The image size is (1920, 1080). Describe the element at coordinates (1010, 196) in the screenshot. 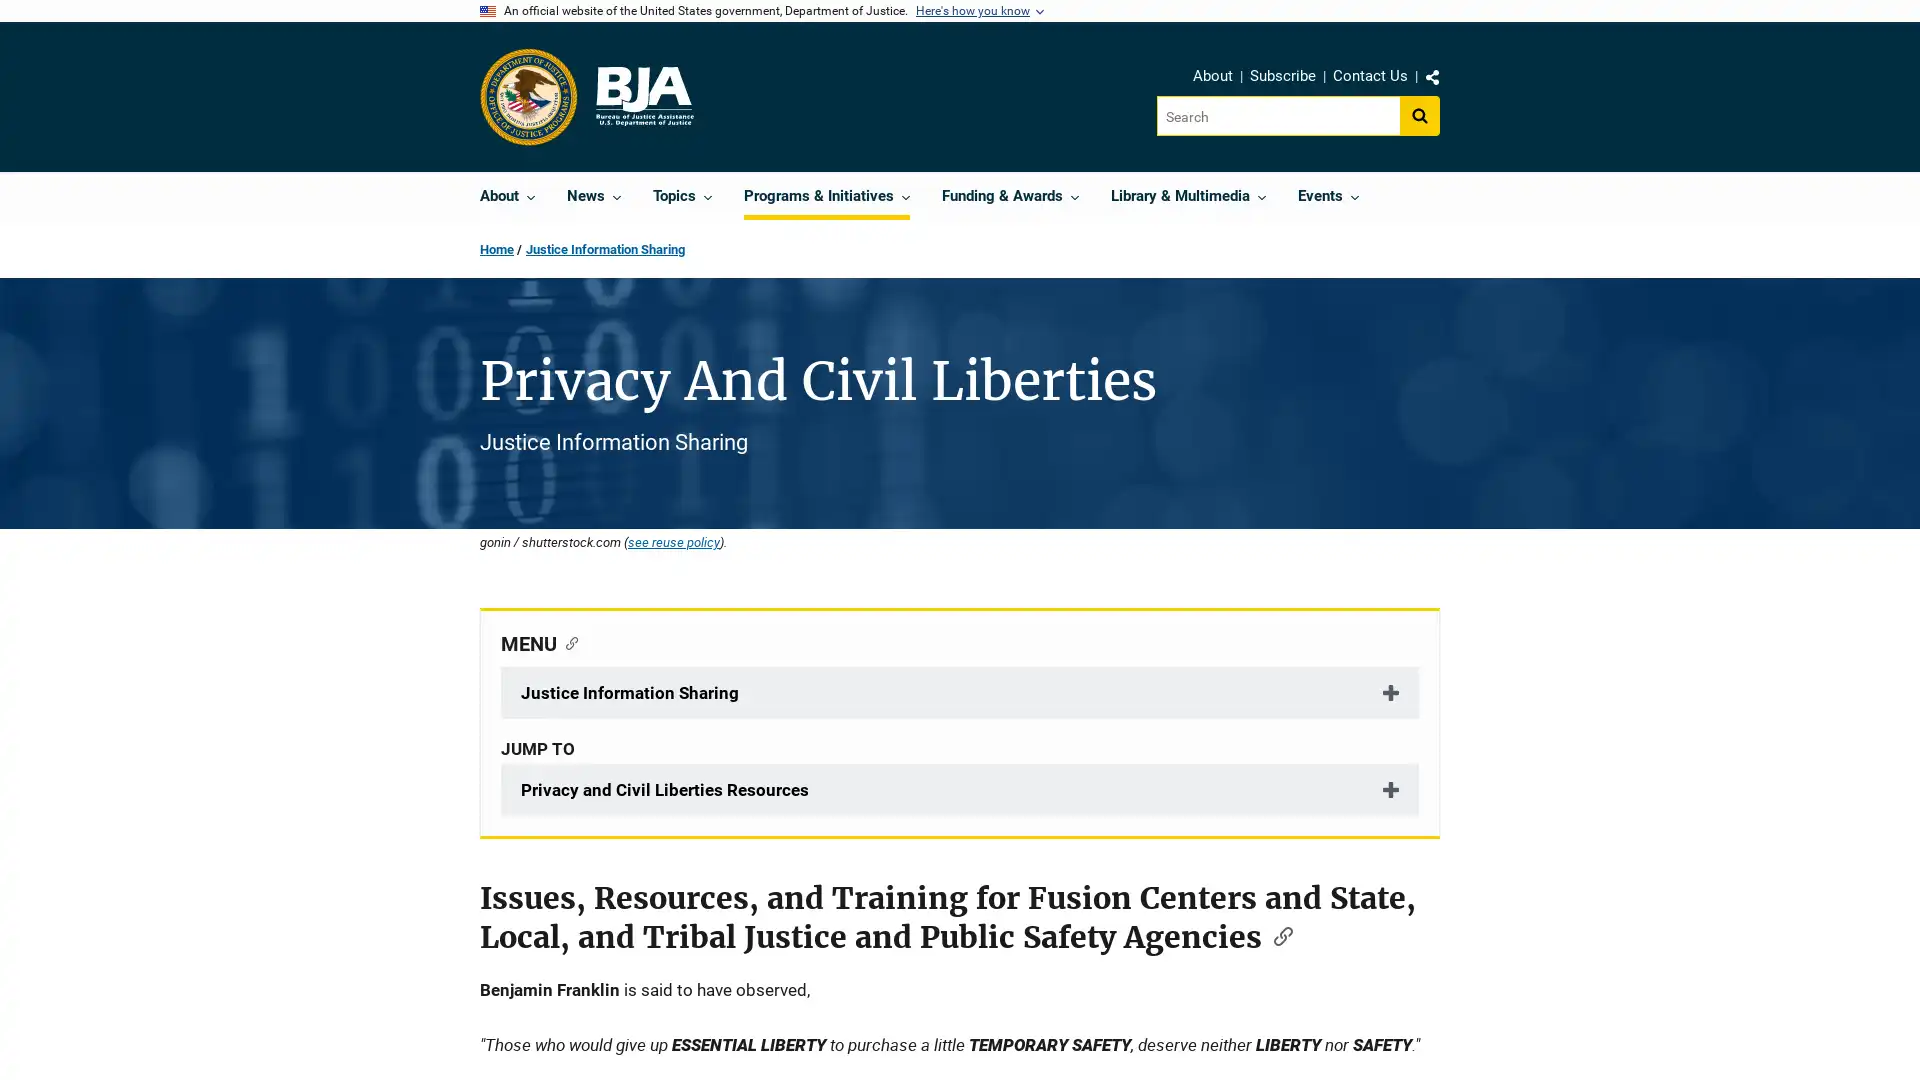

I see `Funding & Awards` at that location.